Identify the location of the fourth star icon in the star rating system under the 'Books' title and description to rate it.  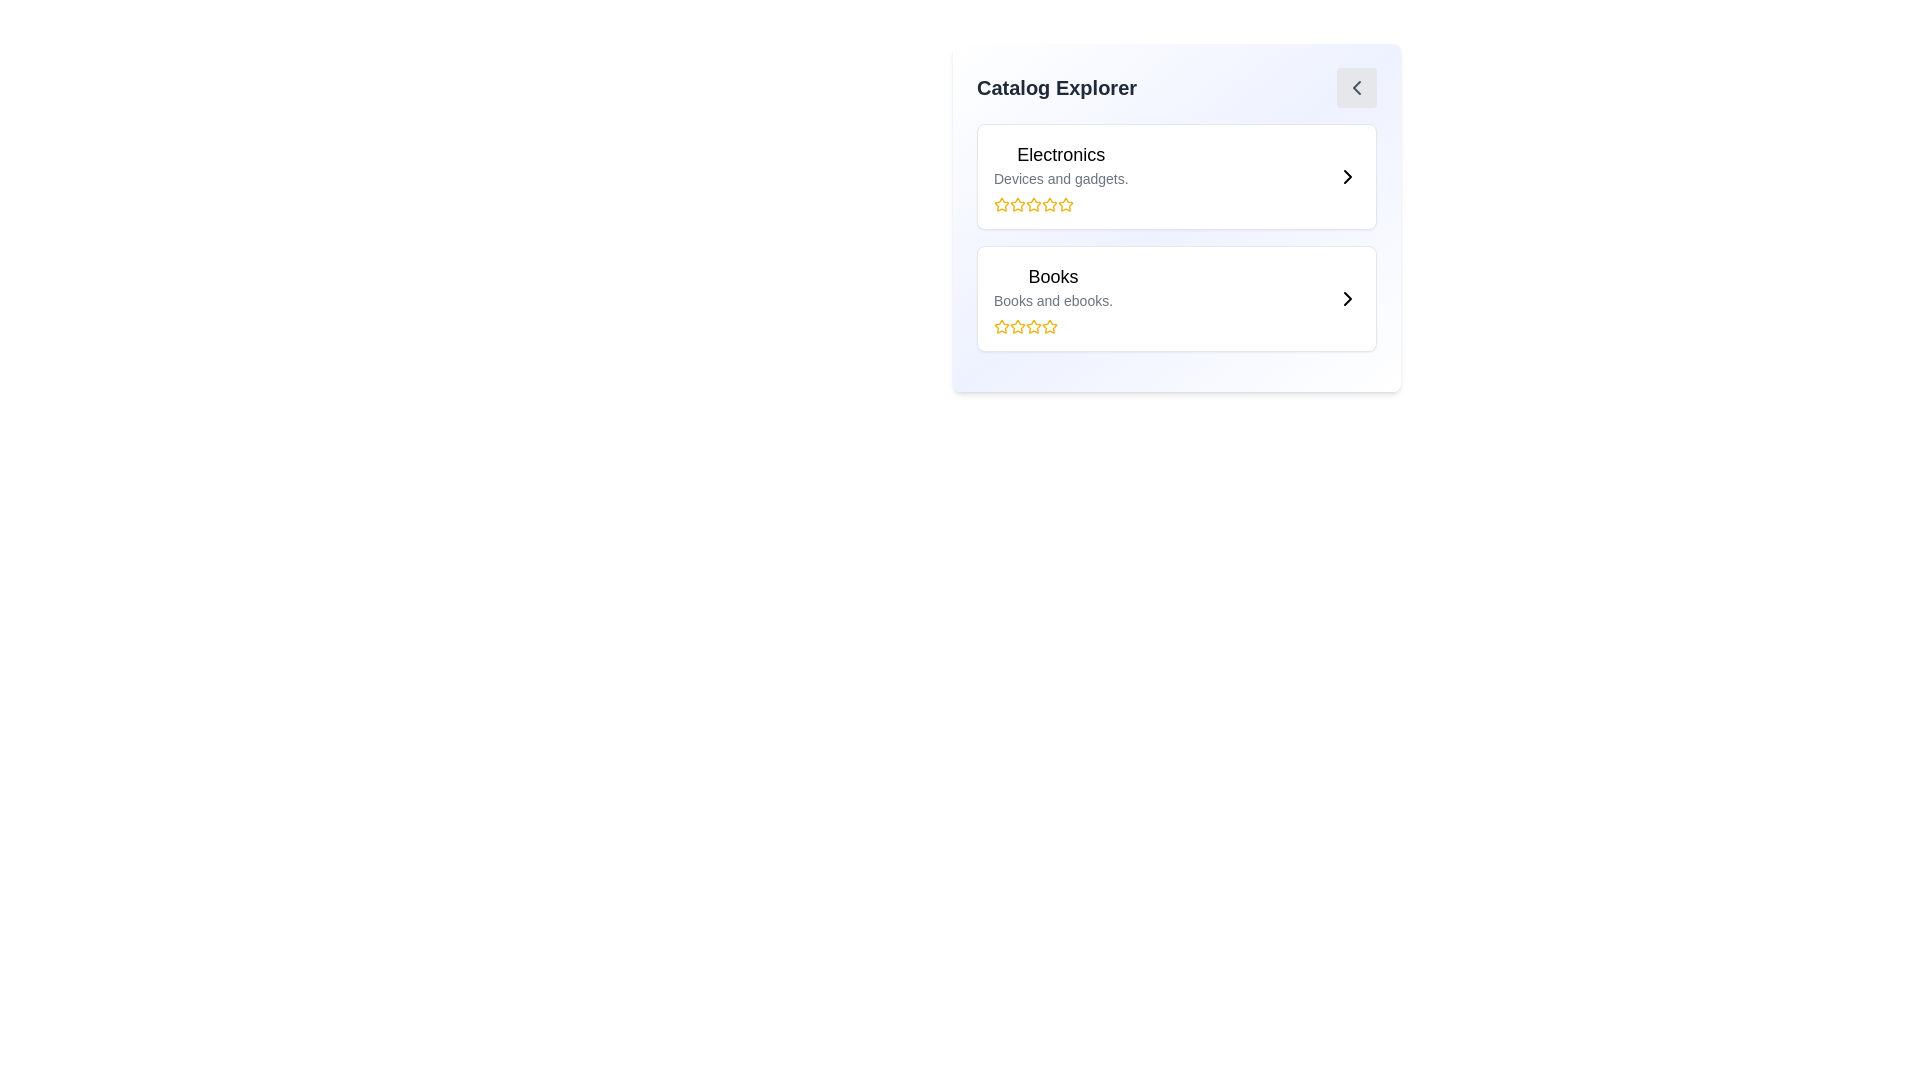
(1033, 326).